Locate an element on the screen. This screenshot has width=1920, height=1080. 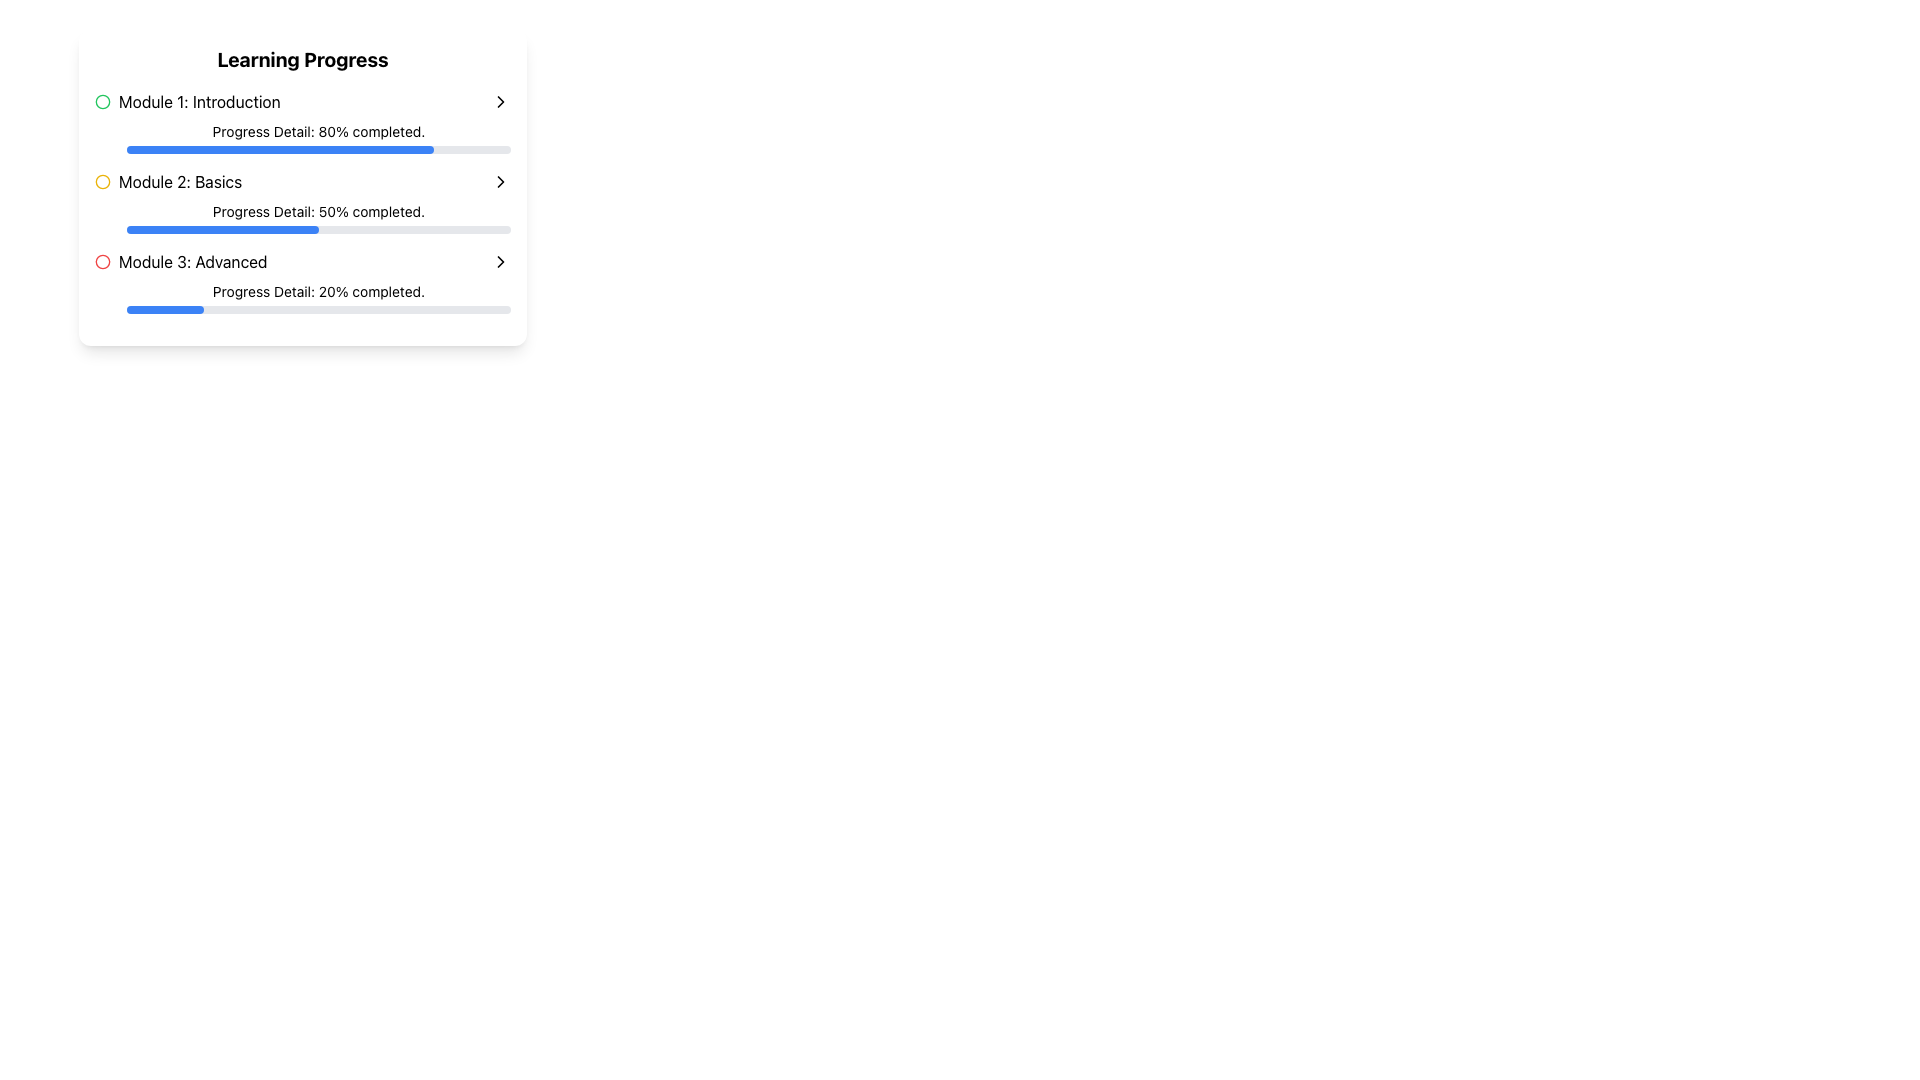
the text label displaying 'Module 2: Basics', which is located in the middle section of a vertical list of modules is located at coordinates (180, 181).